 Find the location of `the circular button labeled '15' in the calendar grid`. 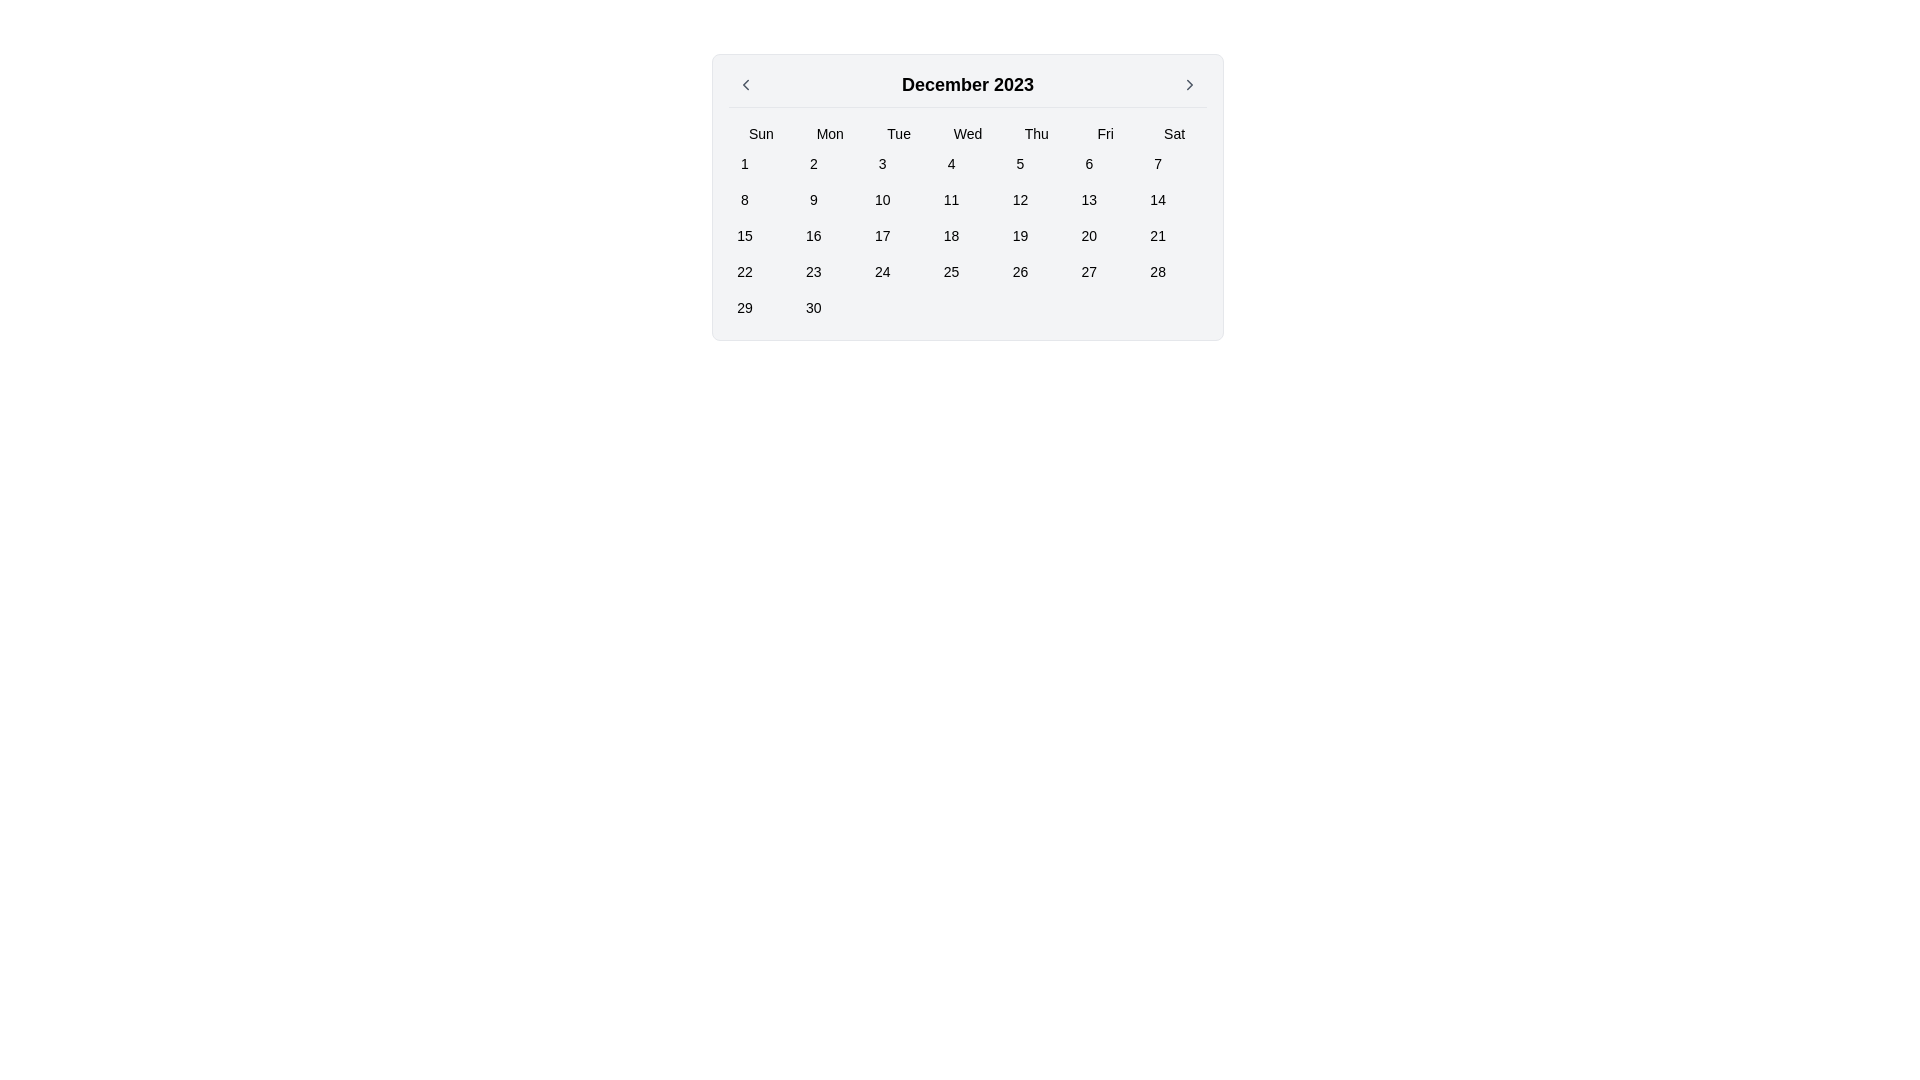

the circular button labeled '15' in the calendar grid is located at coordinates (743, 234).